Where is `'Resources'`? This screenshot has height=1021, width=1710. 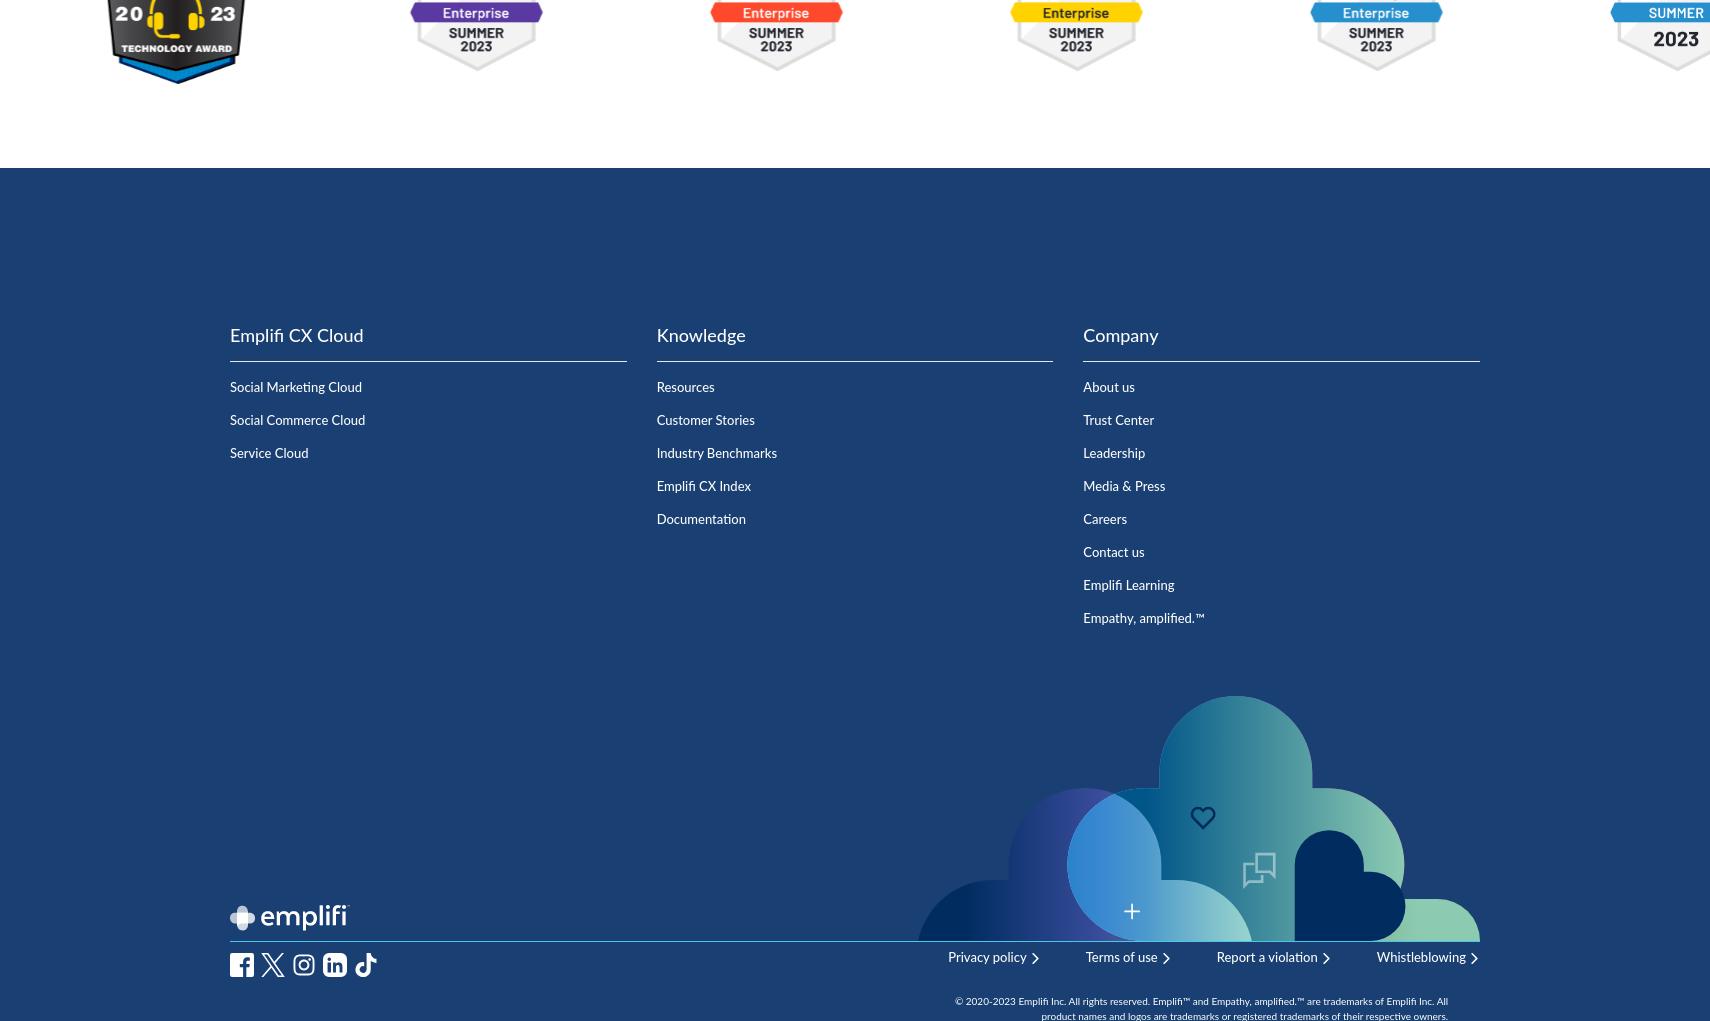
'Resources' is located at coordinates (685, 387).